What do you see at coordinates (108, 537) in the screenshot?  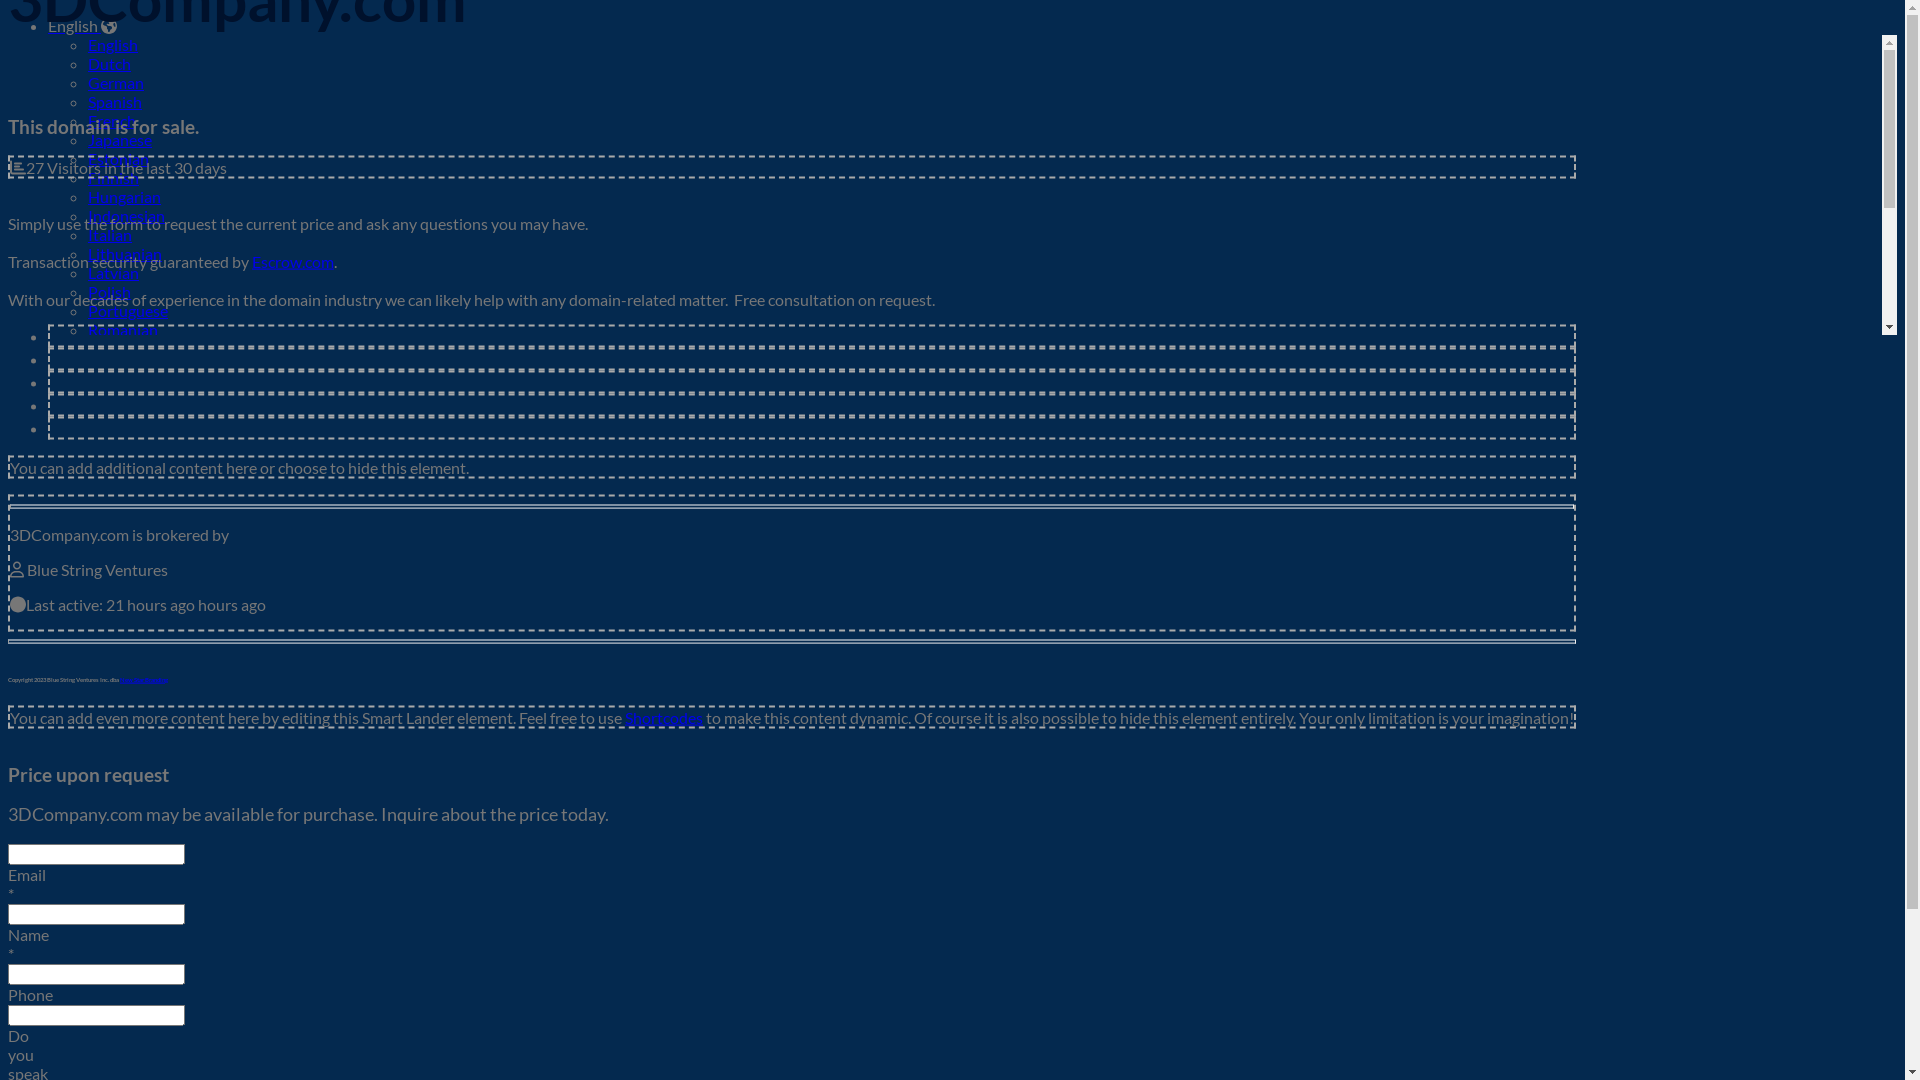 I see `'Greek'` at bounding box center [108, 537].